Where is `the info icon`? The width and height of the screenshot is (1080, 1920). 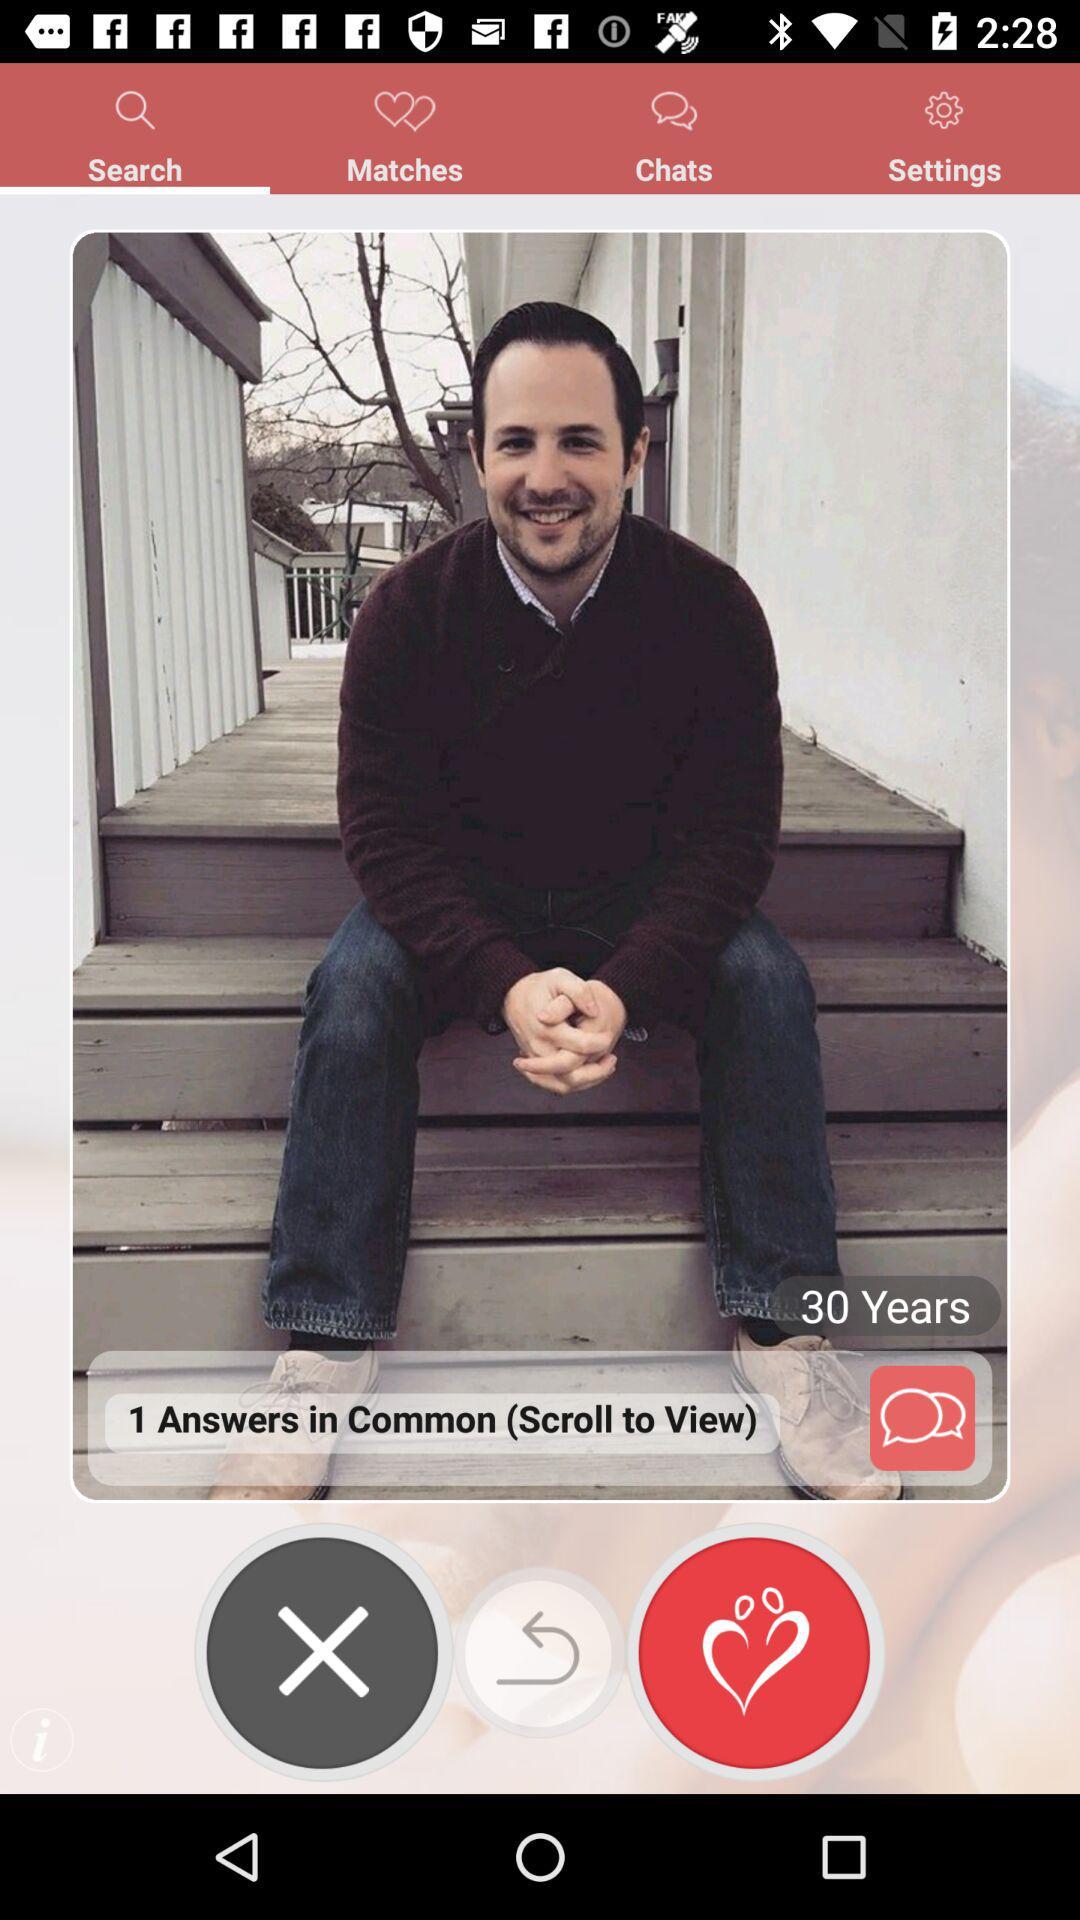
the info icon is located at coordinates (42, 1738).